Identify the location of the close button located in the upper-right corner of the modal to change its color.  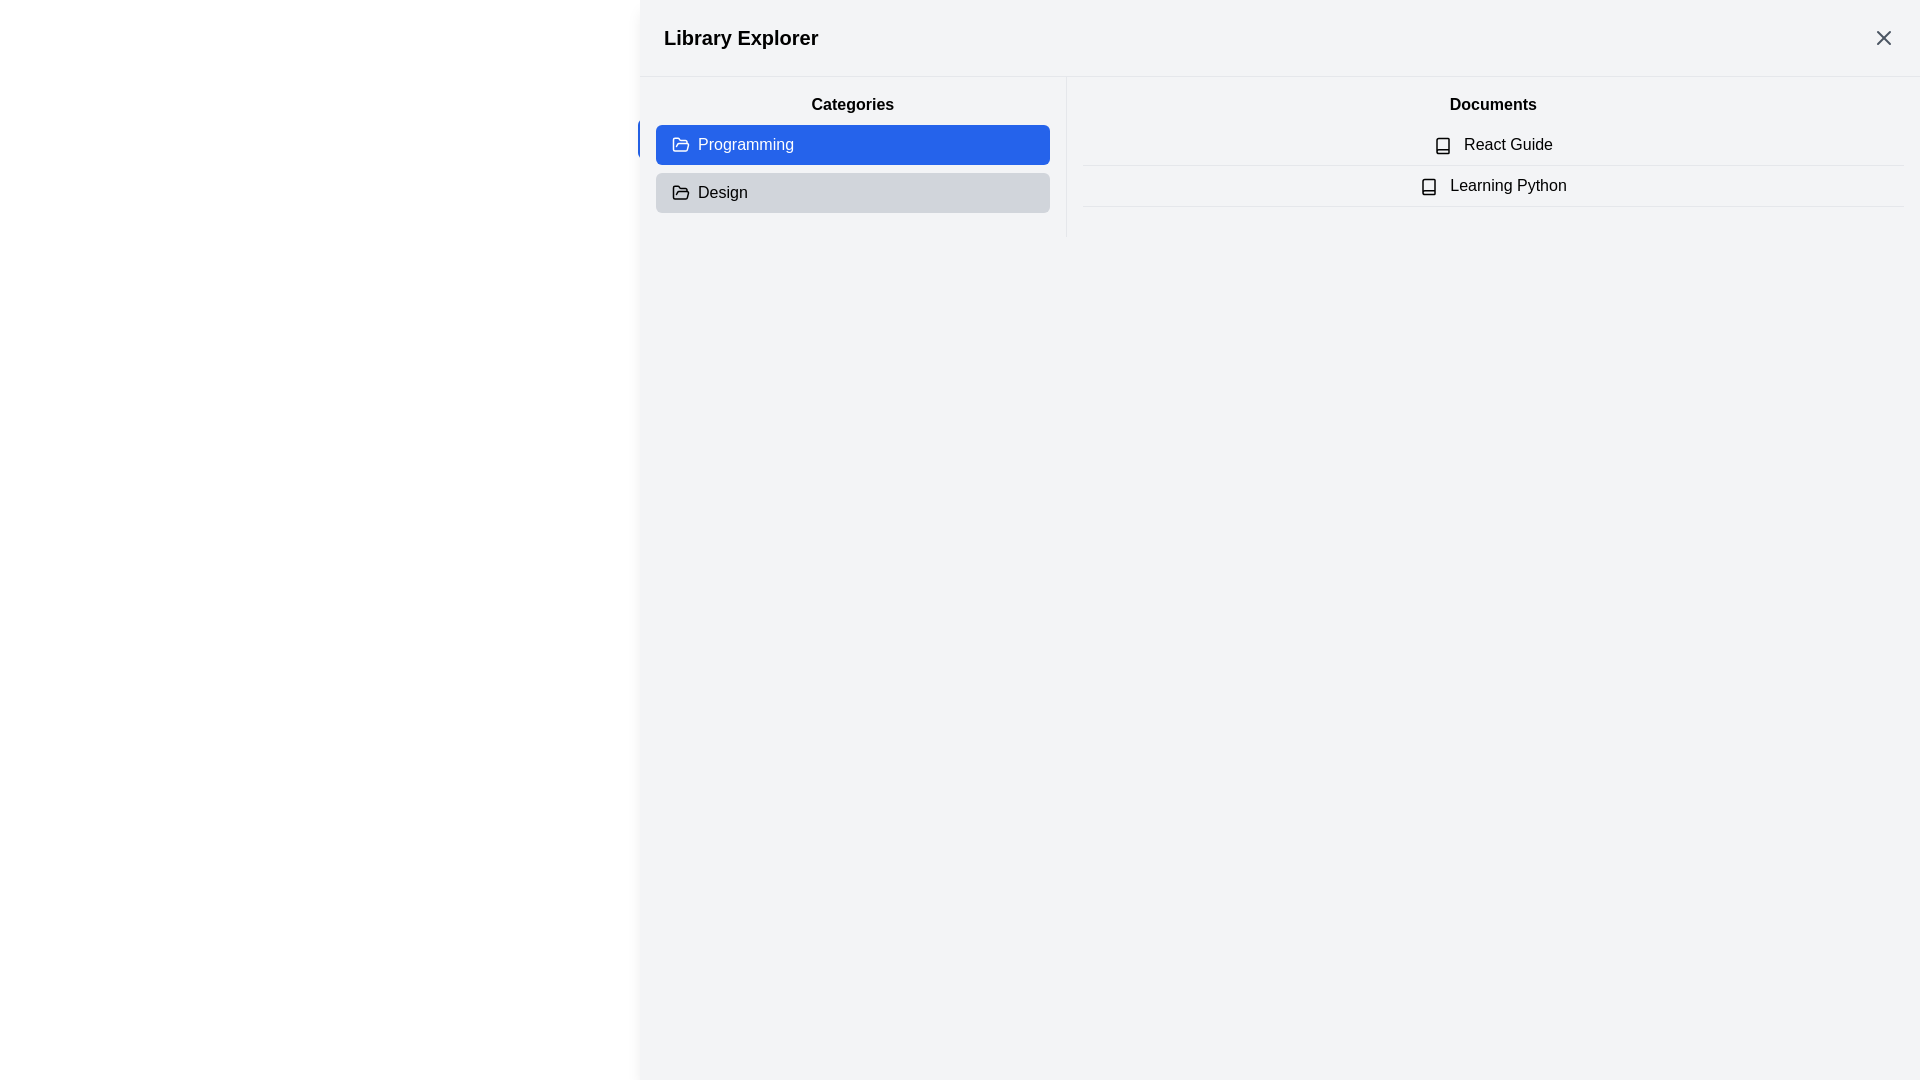
(1882, 38).